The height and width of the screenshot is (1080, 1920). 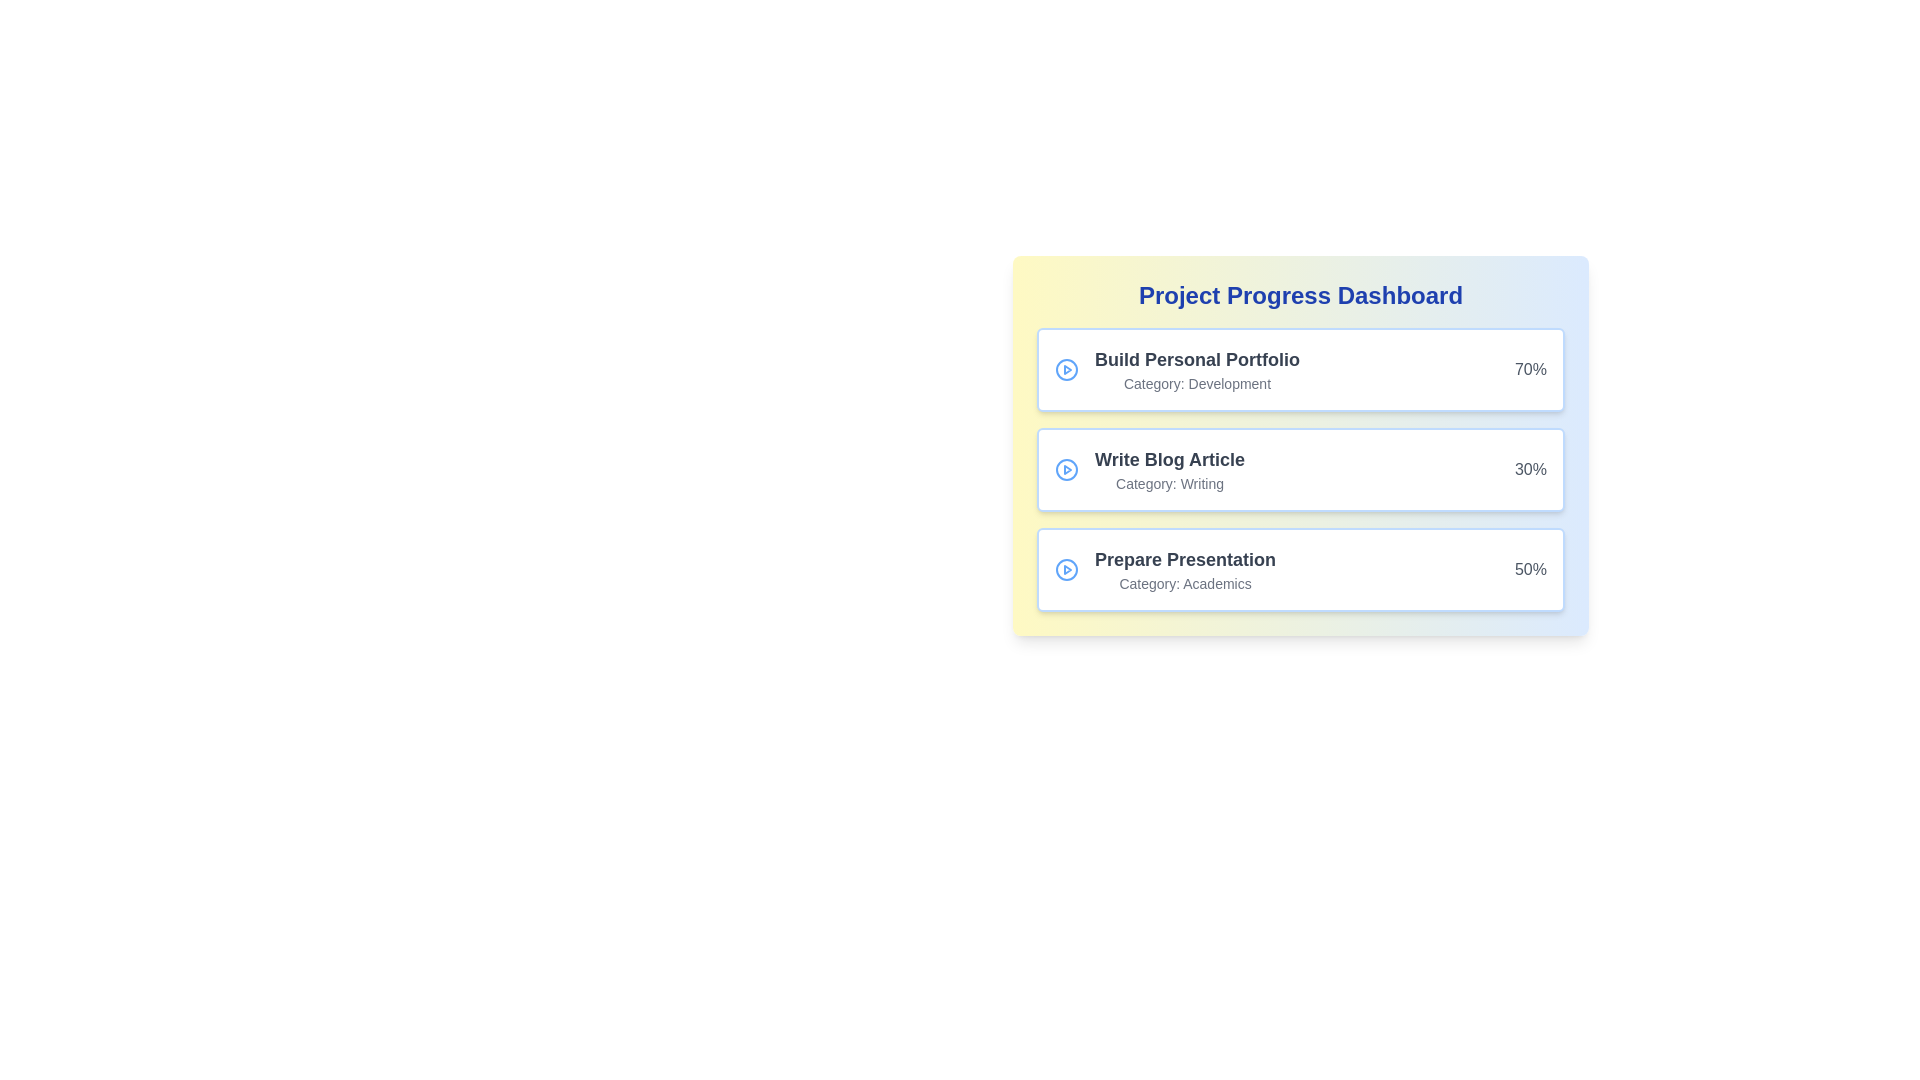 I want to click on the second list item labeled 'Write Blog Article' to interact with the task details, so click(x=1150, y=470).